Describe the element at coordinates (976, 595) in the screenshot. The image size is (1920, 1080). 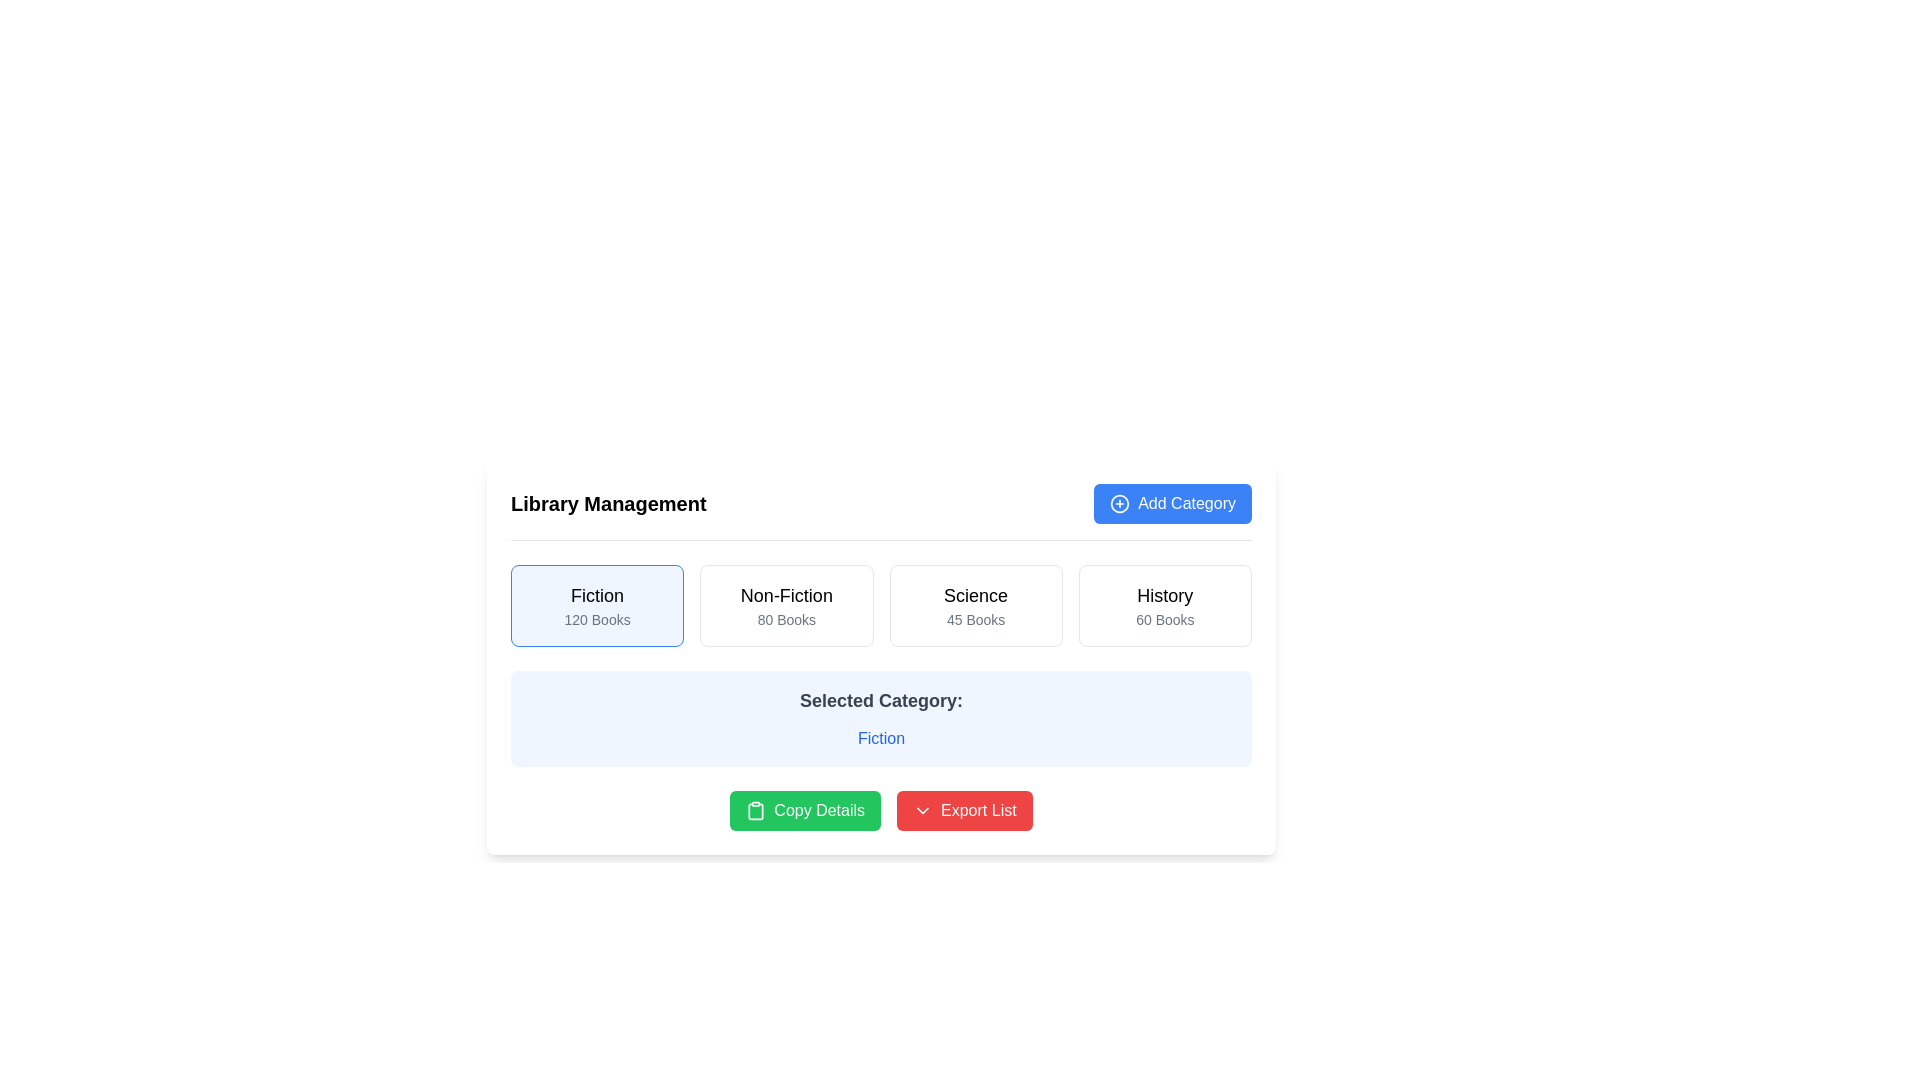
I see `the text label displaying 'Science' which is centrally aligned within the category card labeled 'Science 45 Books'` at that location.